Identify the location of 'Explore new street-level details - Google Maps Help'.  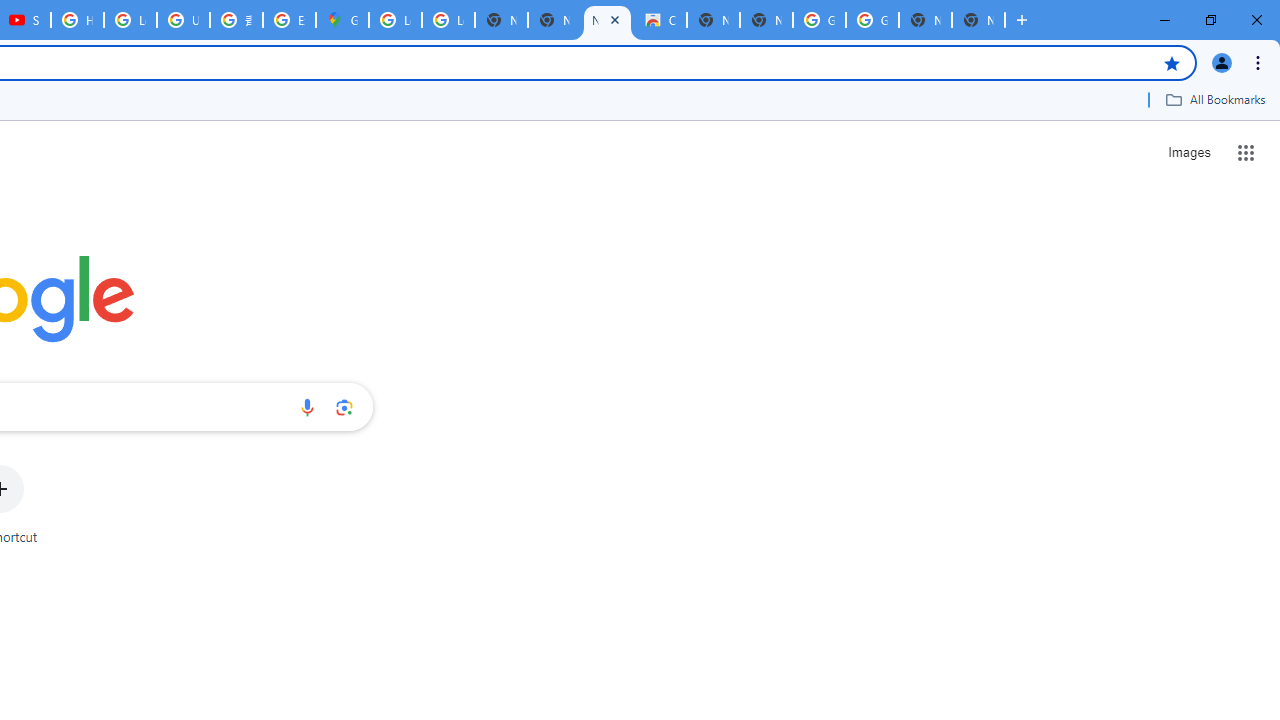
(288, 20).